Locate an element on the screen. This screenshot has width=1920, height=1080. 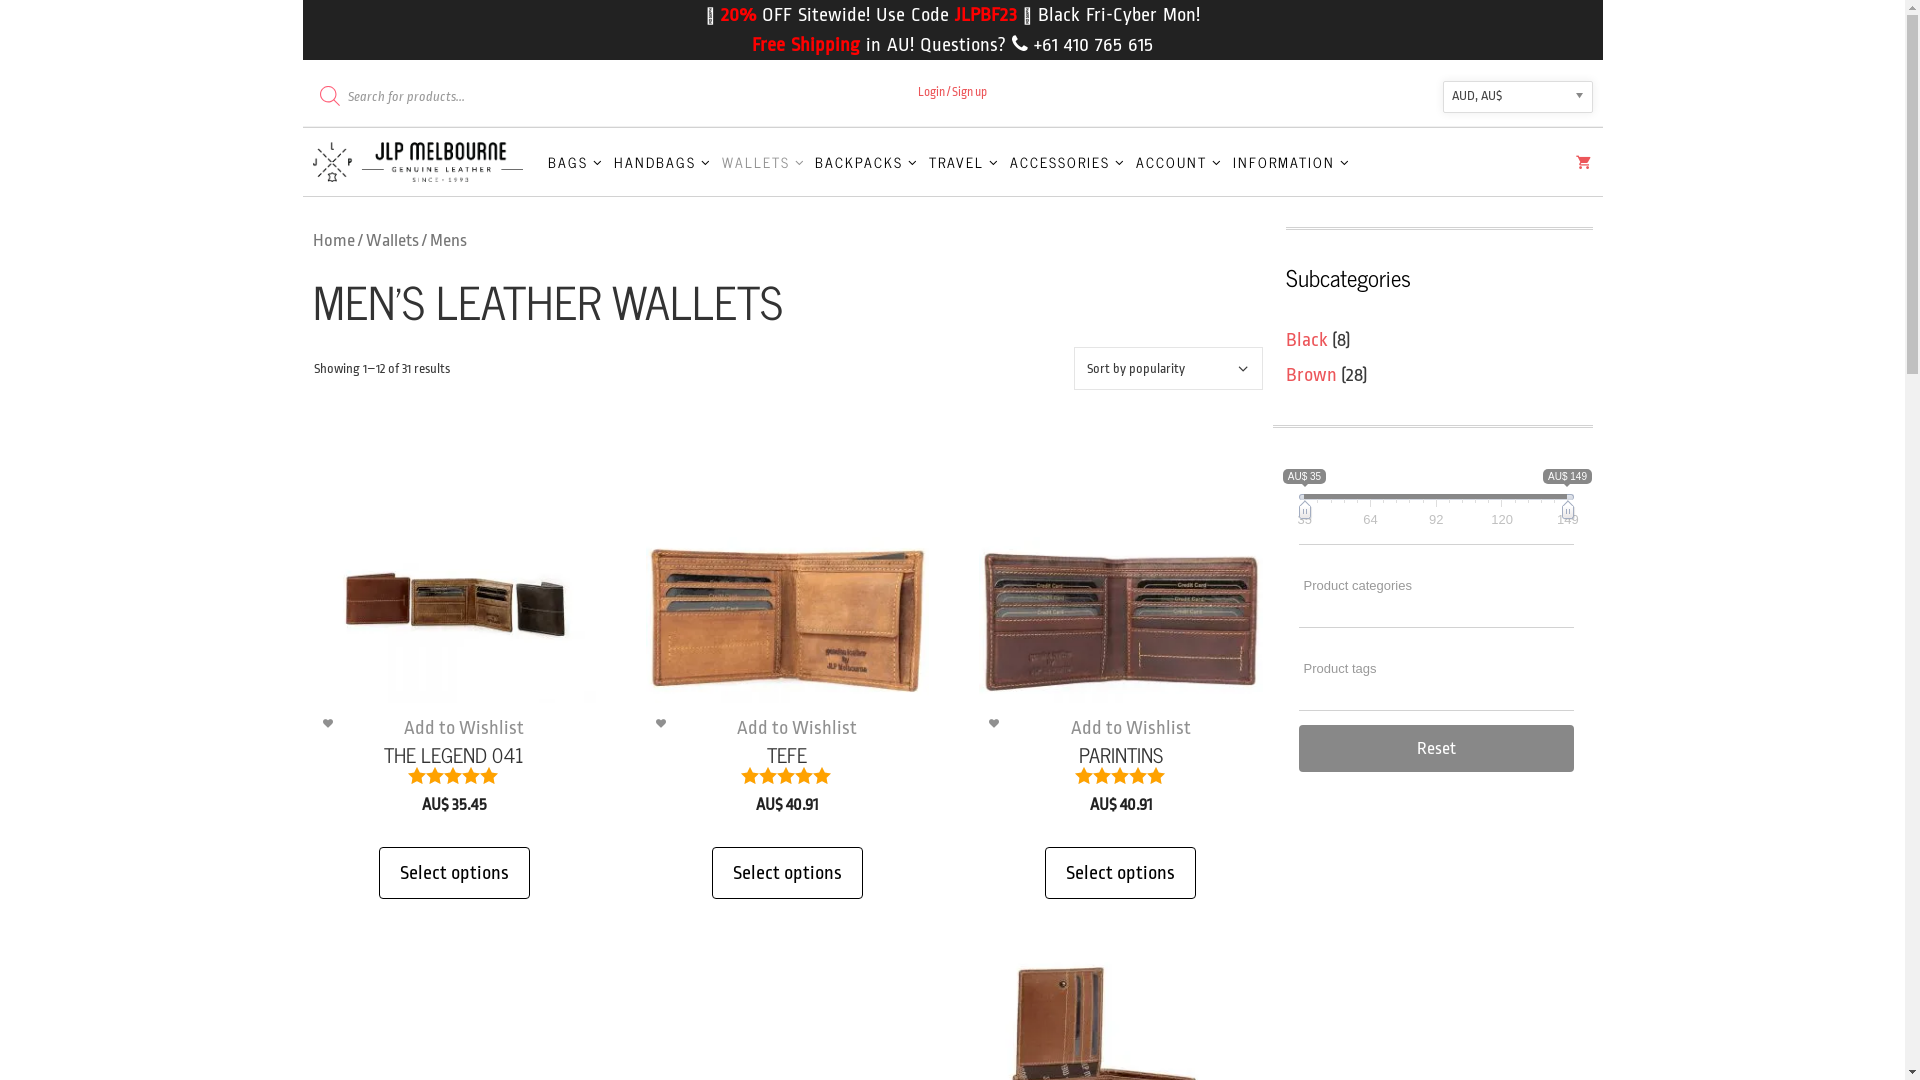
'Wallets' is located at coordinates (392, 239).